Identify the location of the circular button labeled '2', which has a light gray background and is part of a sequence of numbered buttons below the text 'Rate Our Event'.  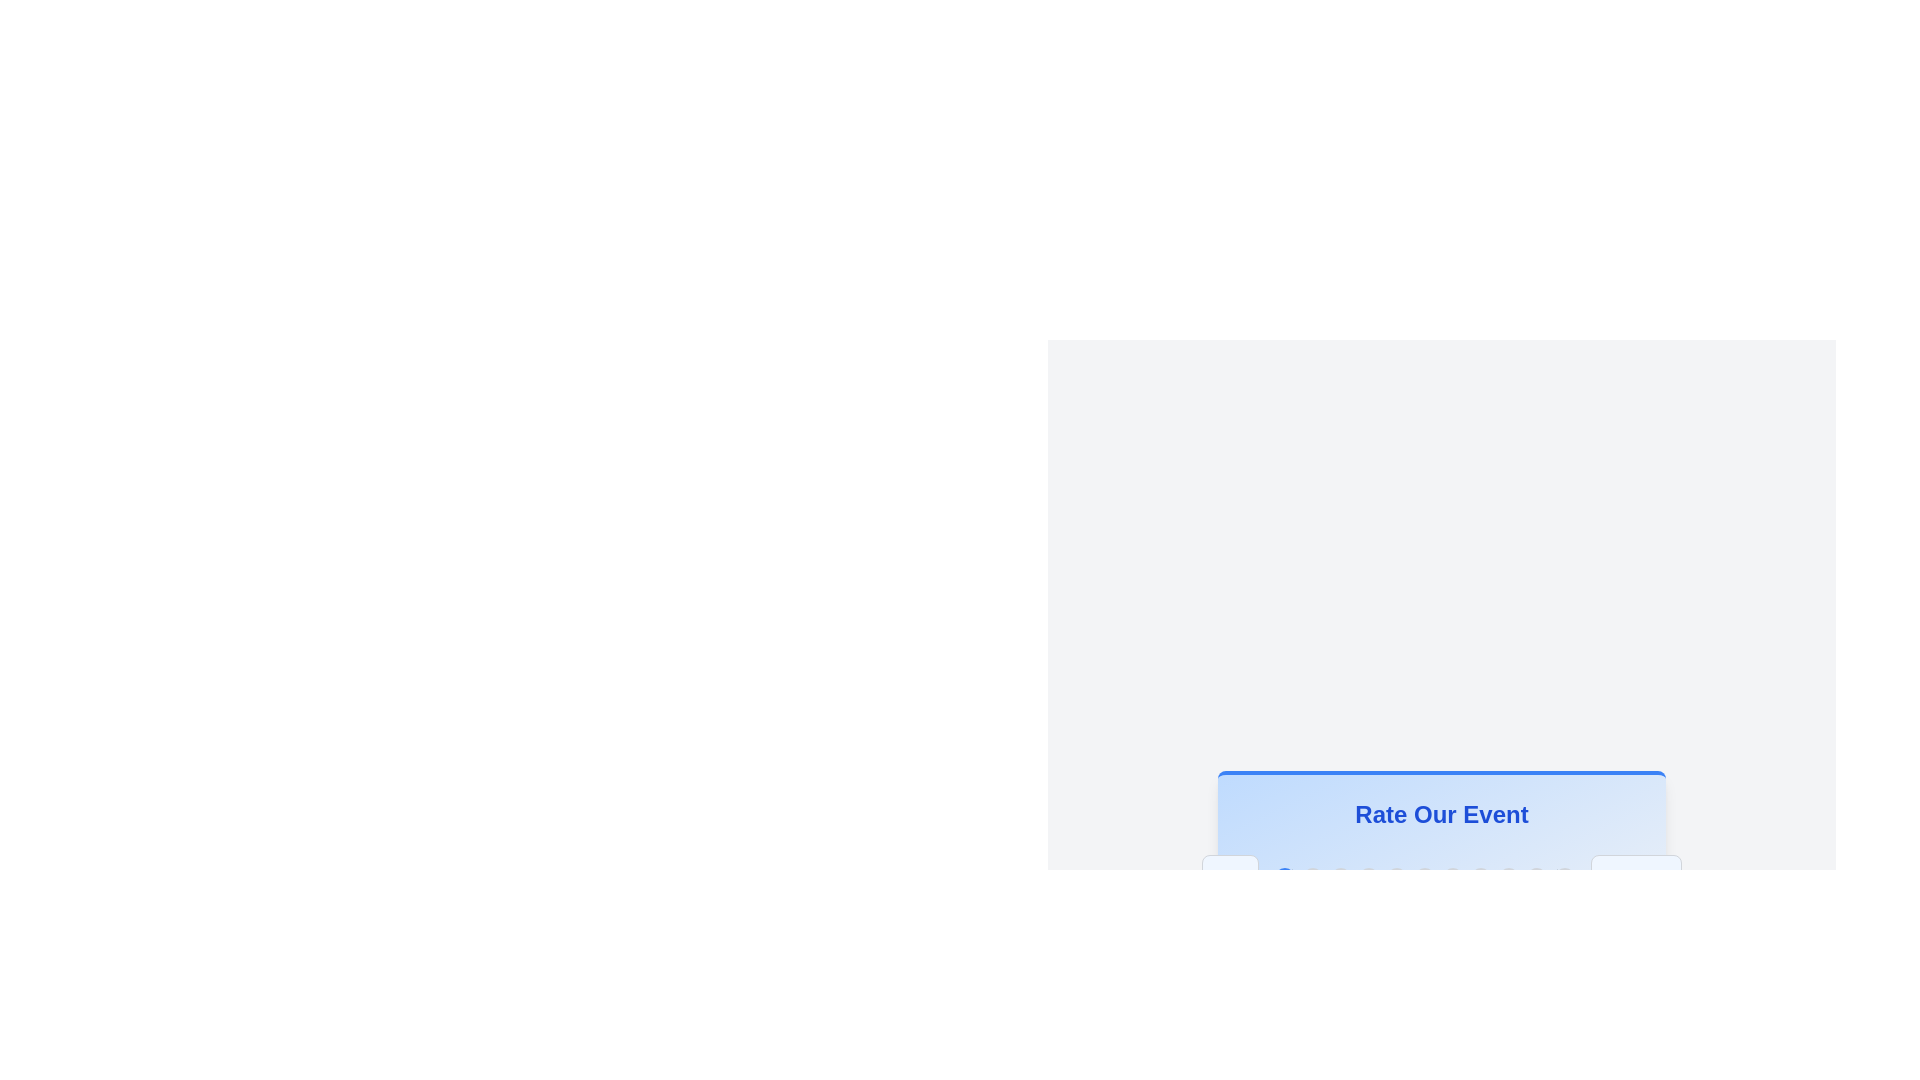
(1340, 877).